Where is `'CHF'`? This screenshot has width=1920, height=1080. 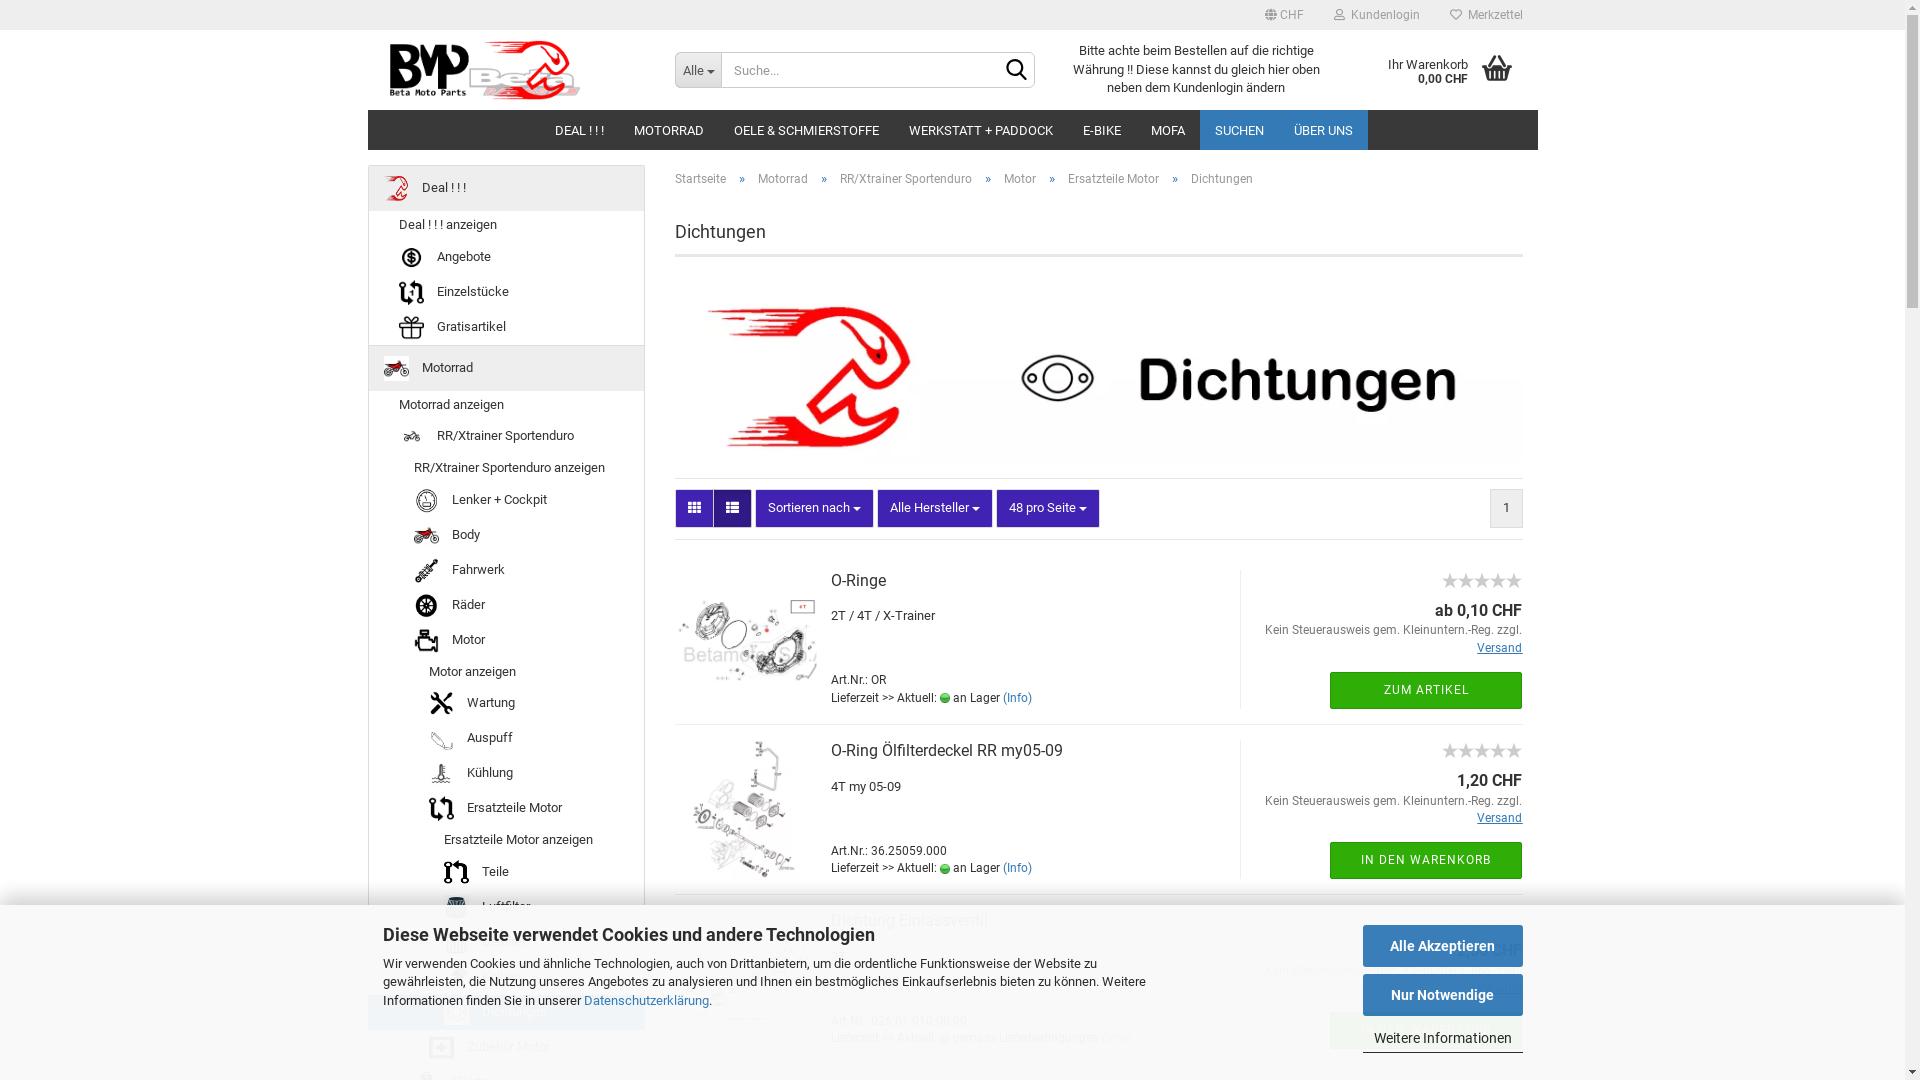 'CHF' is located at coordinates (1284, 15).